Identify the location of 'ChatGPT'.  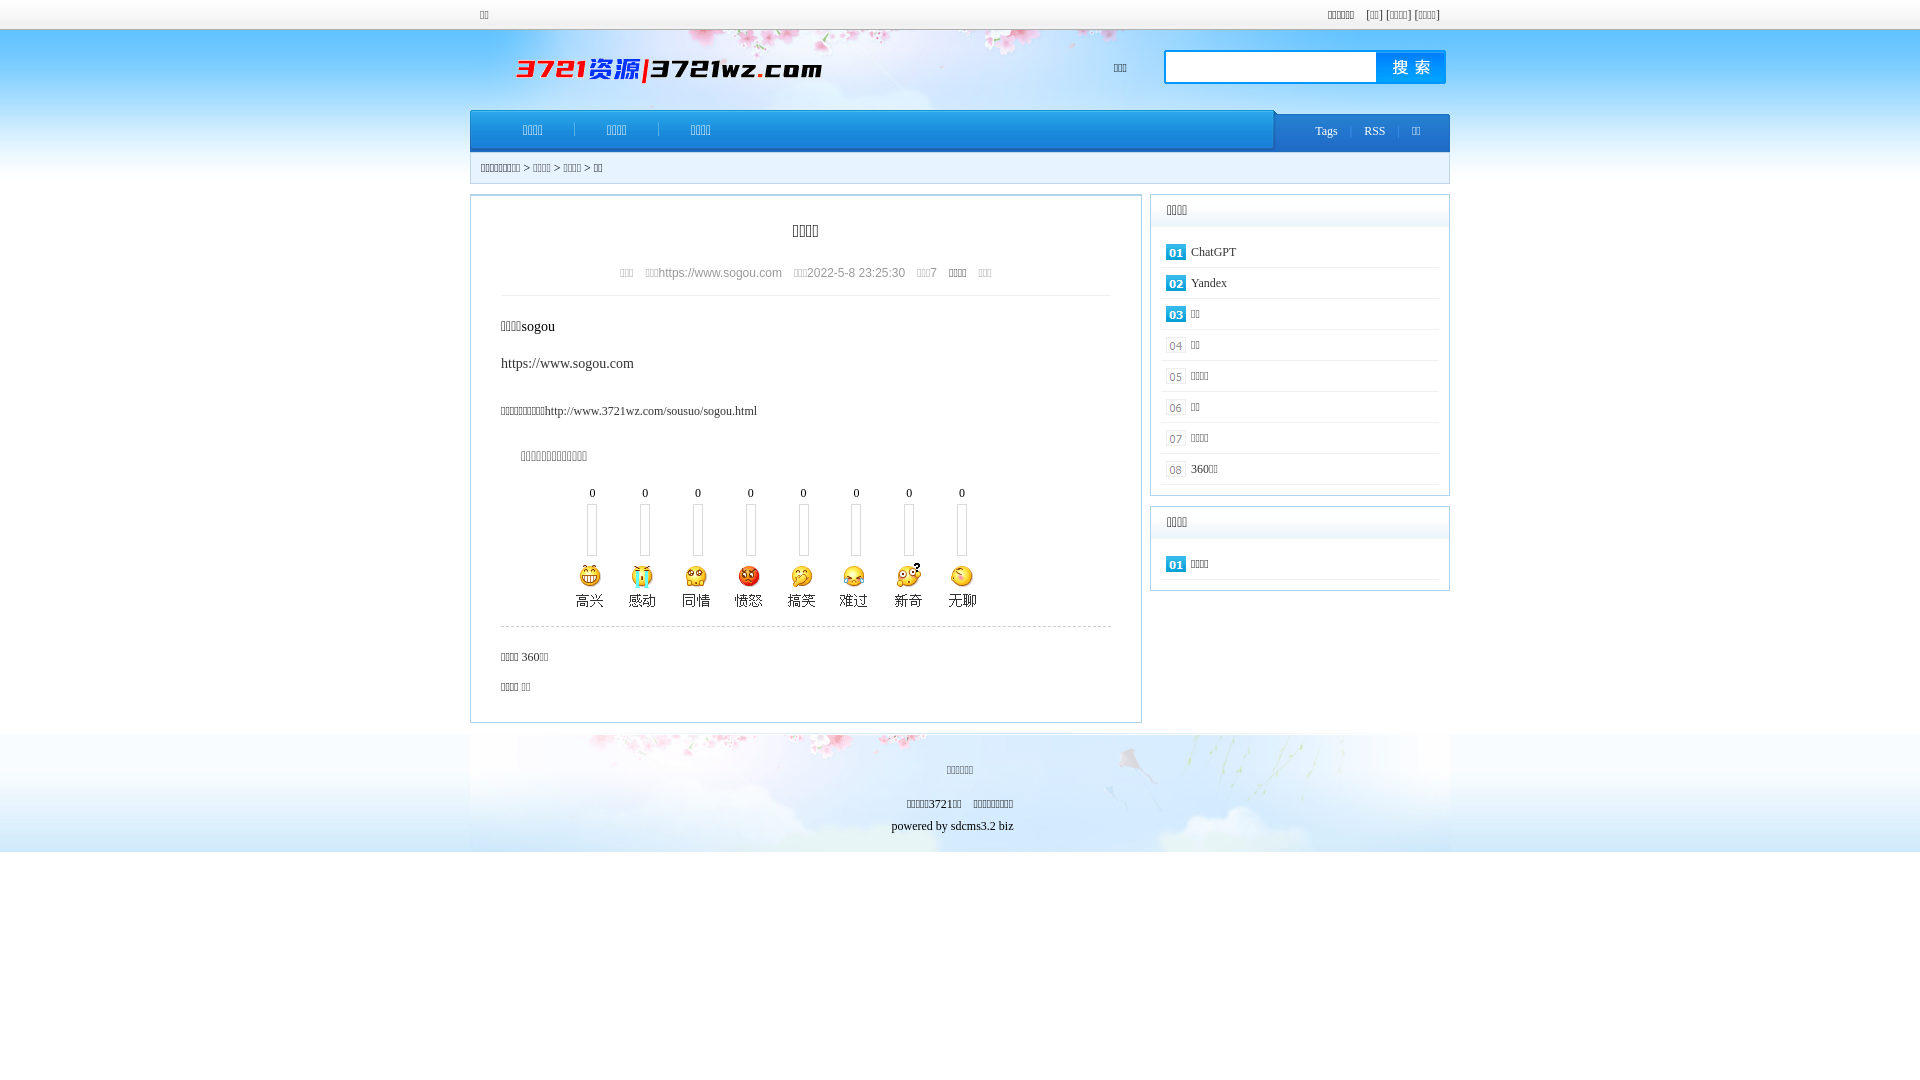
(1212, 250).